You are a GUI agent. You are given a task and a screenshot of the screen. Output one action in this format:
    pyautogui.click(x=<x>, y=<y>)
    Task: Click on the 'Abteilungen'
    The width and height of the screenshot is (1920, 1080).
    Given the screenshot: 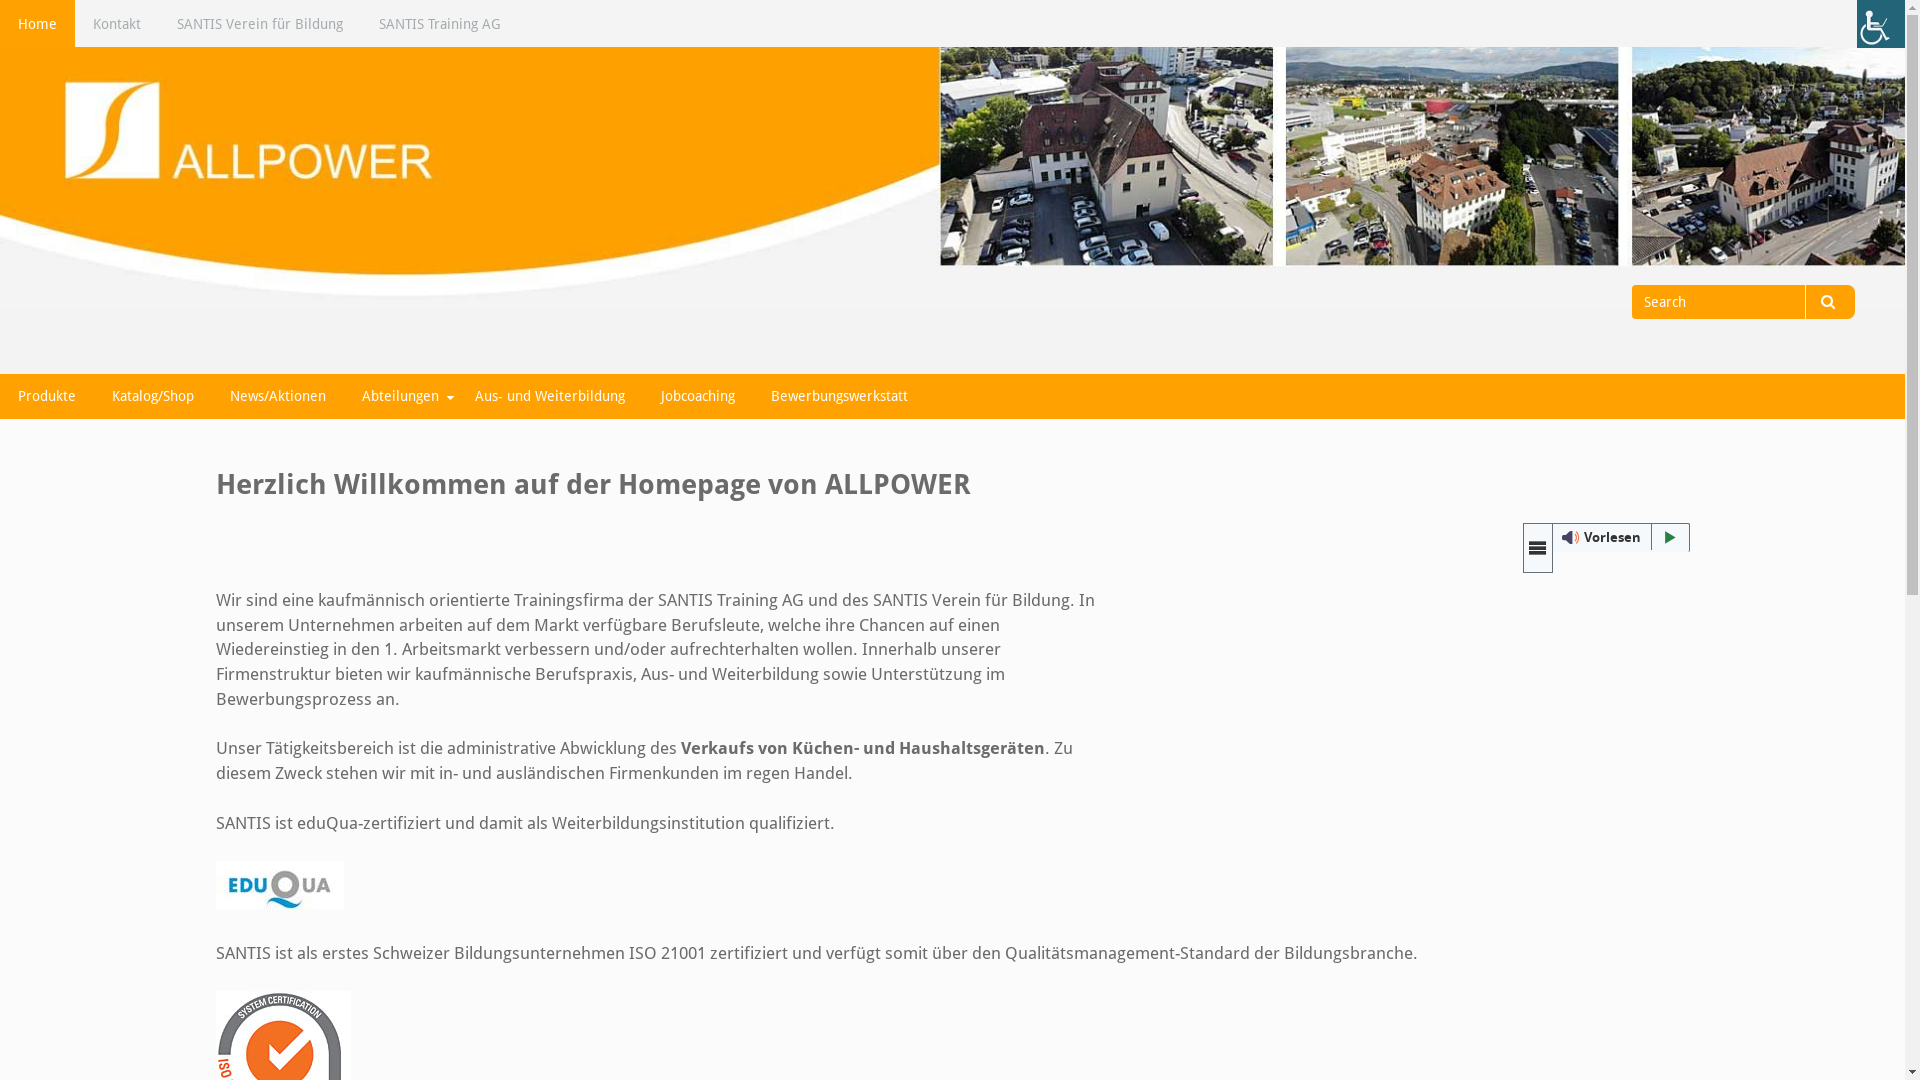 What is the action you would take?
    pyautogui.click(x=344, y=396)
    